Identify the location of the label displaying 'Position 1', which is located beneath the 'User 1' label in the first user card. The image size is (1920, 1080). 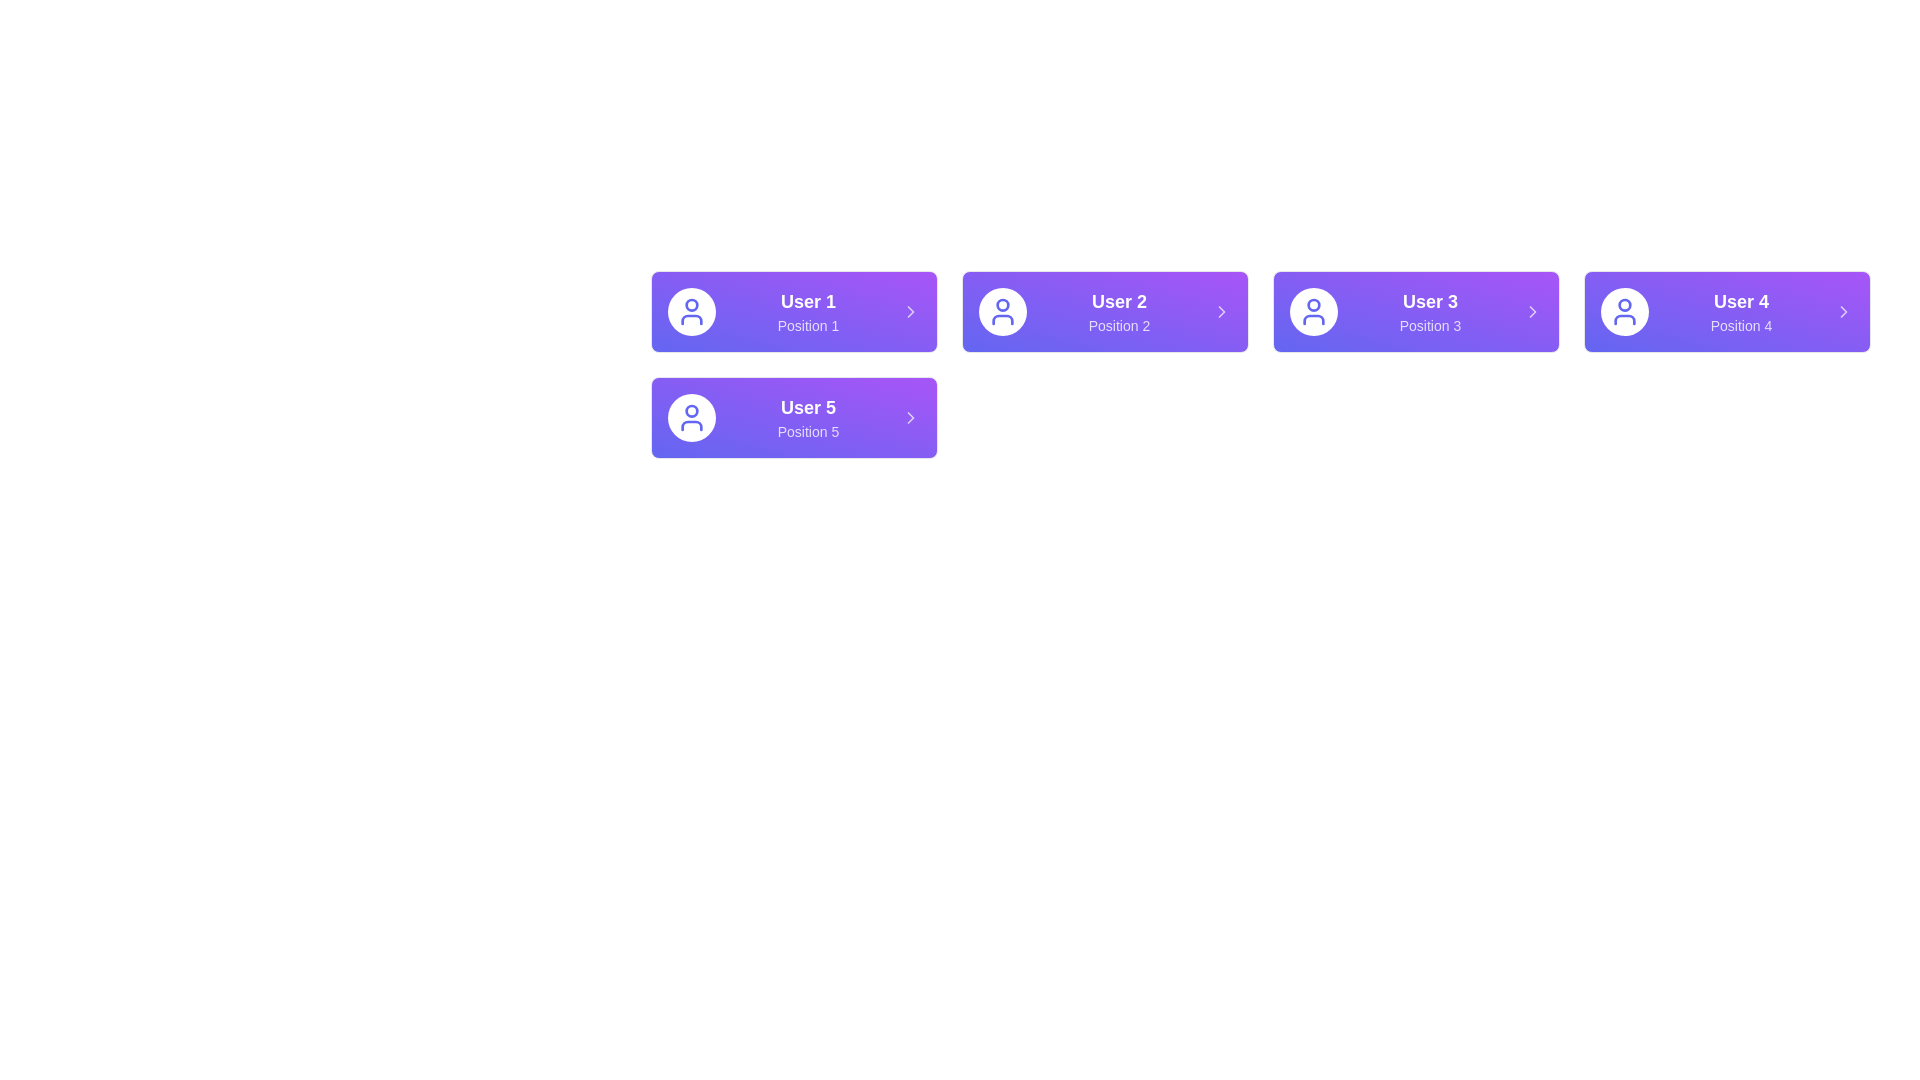
(808, 325).